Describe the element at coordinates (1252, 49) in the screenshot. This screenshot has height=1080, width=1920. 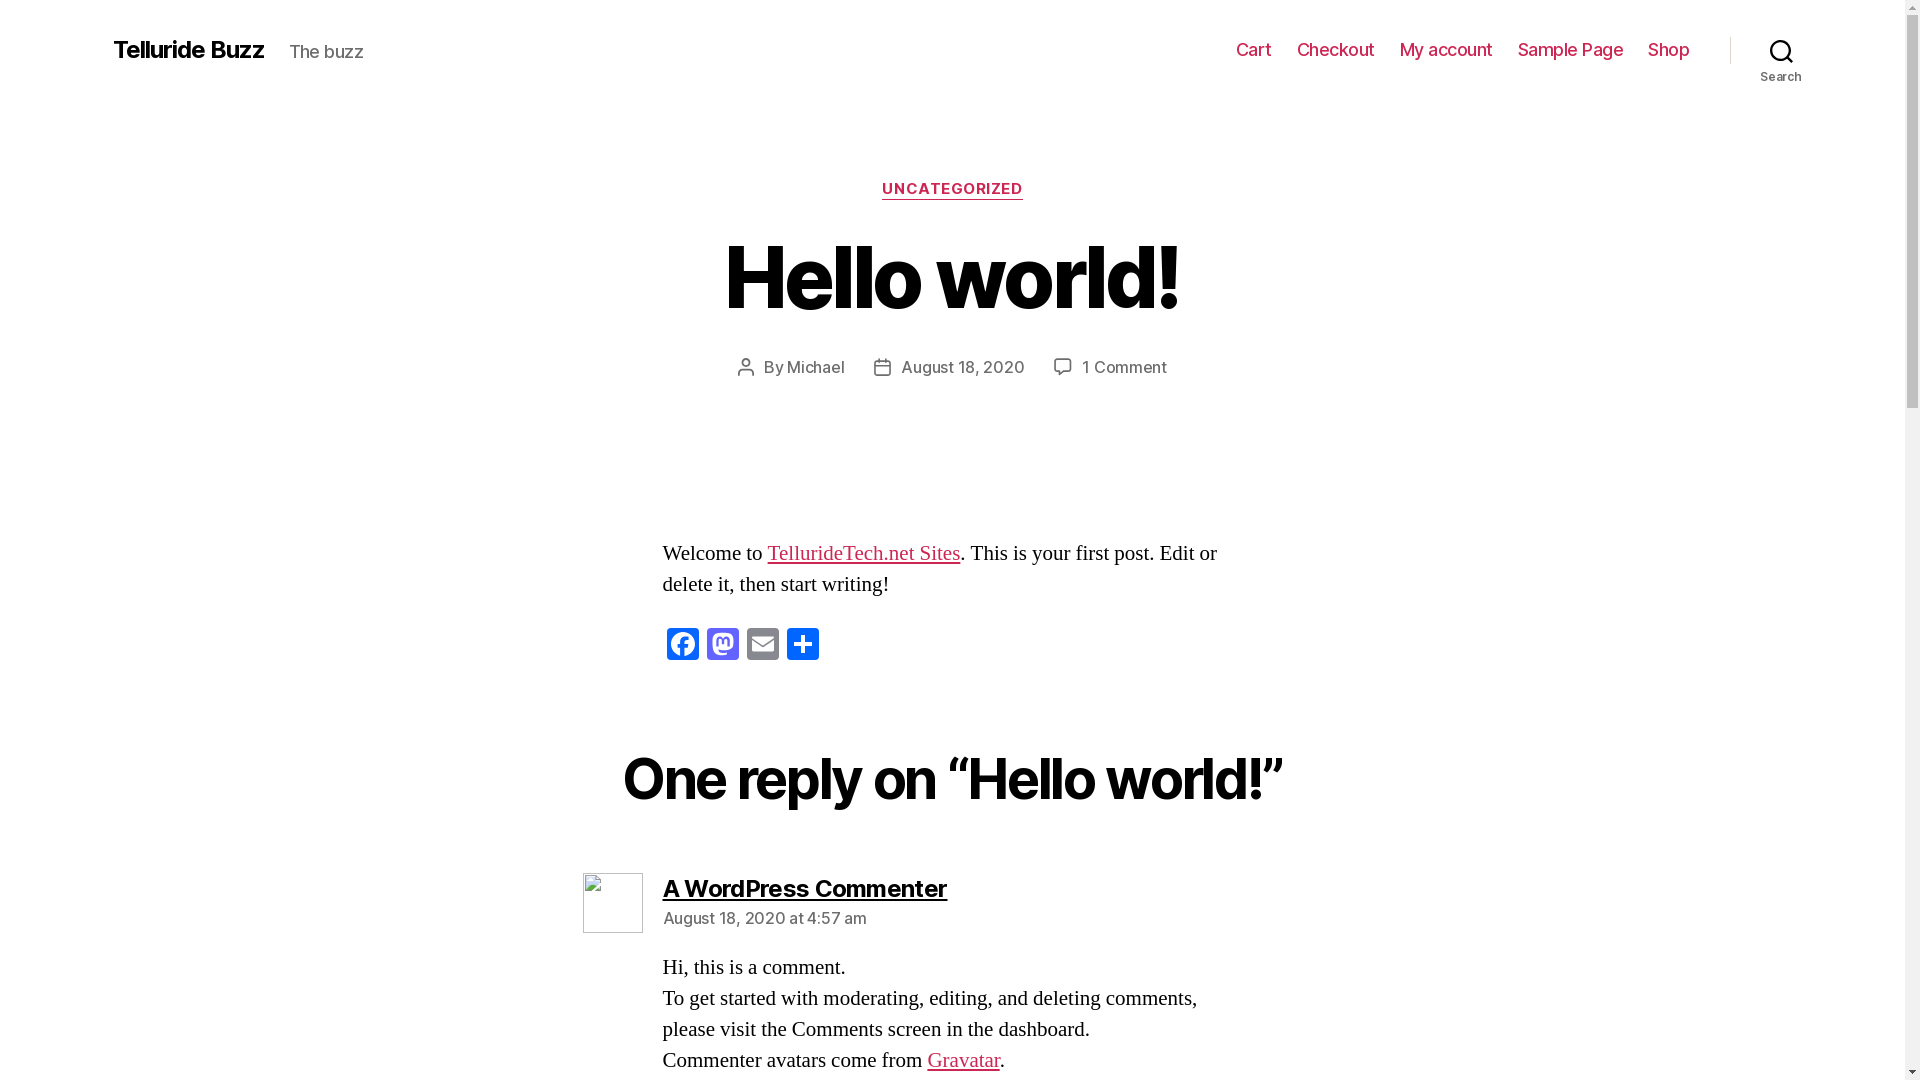
I see `'Cart'` at that location.